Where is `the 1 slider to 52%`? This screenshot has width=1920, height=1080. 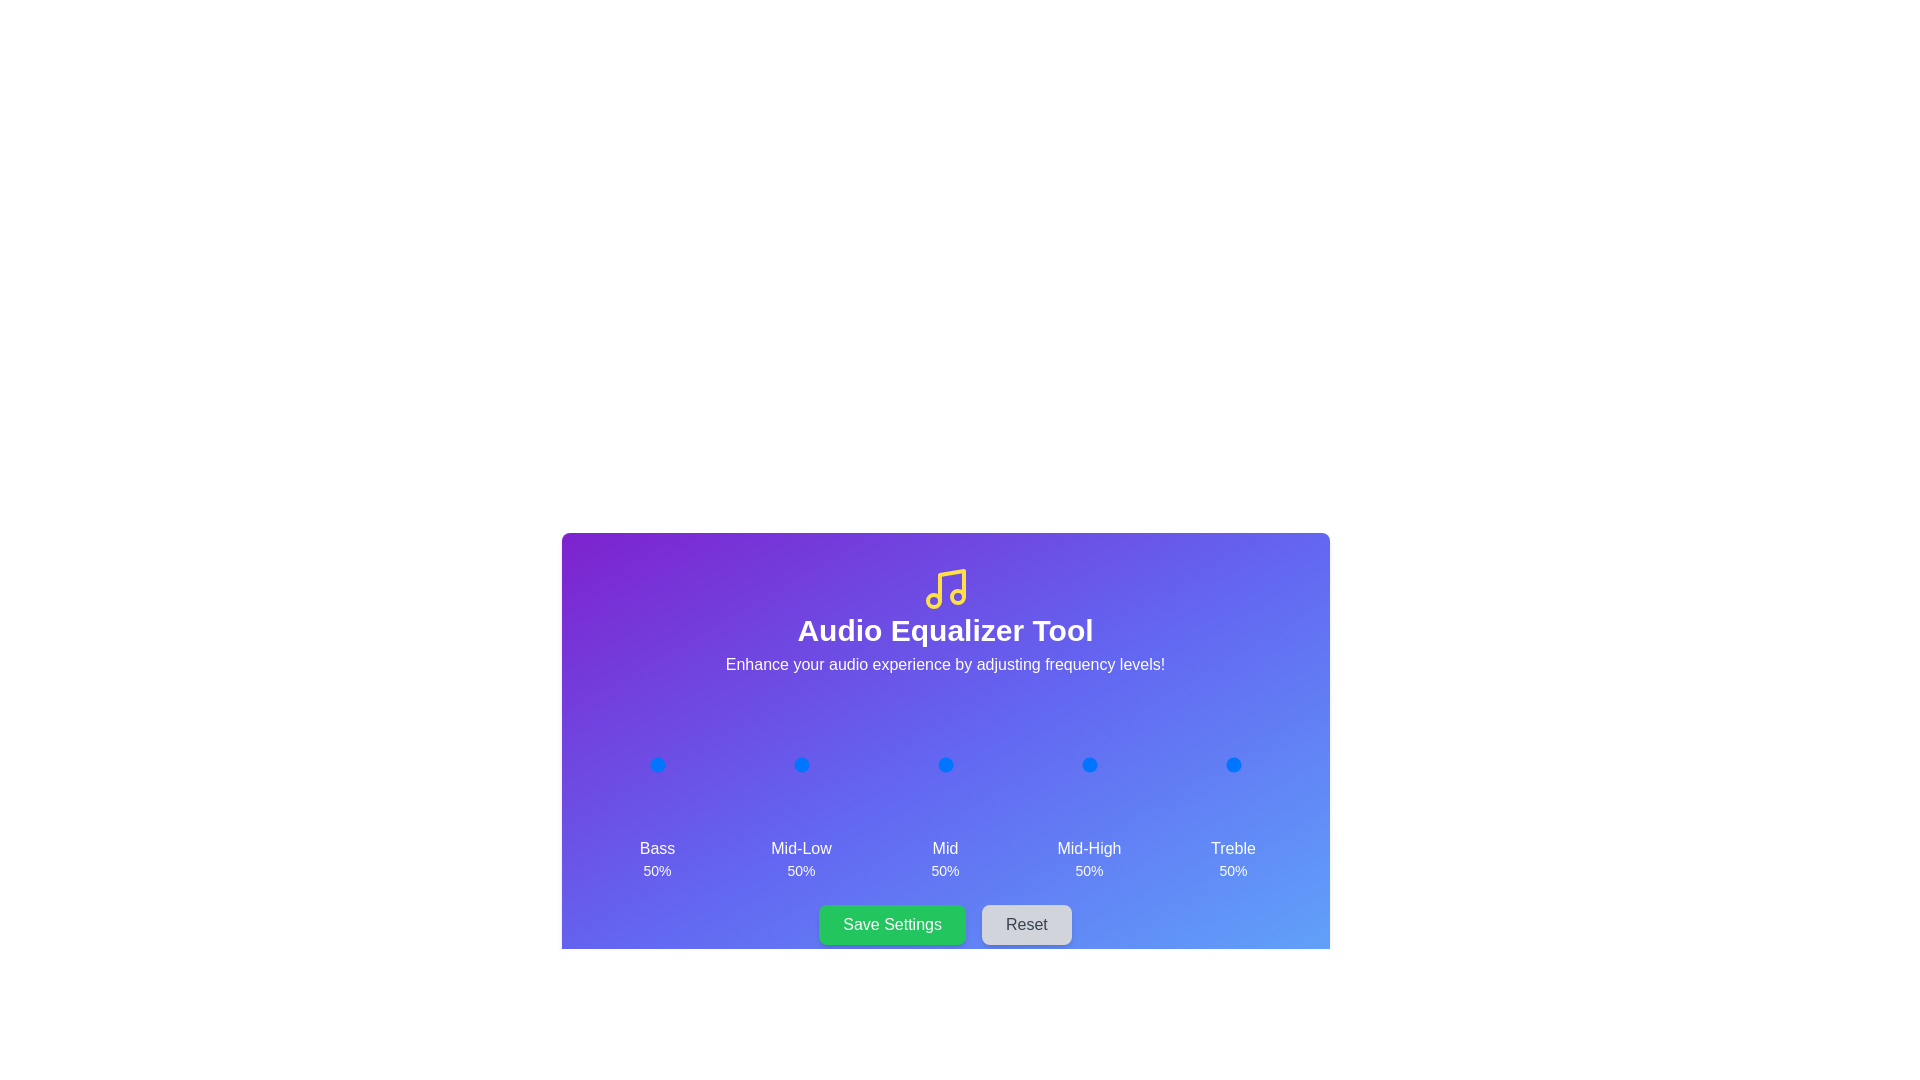
the 1 slider to 52% is located at coordinates (802, 764).